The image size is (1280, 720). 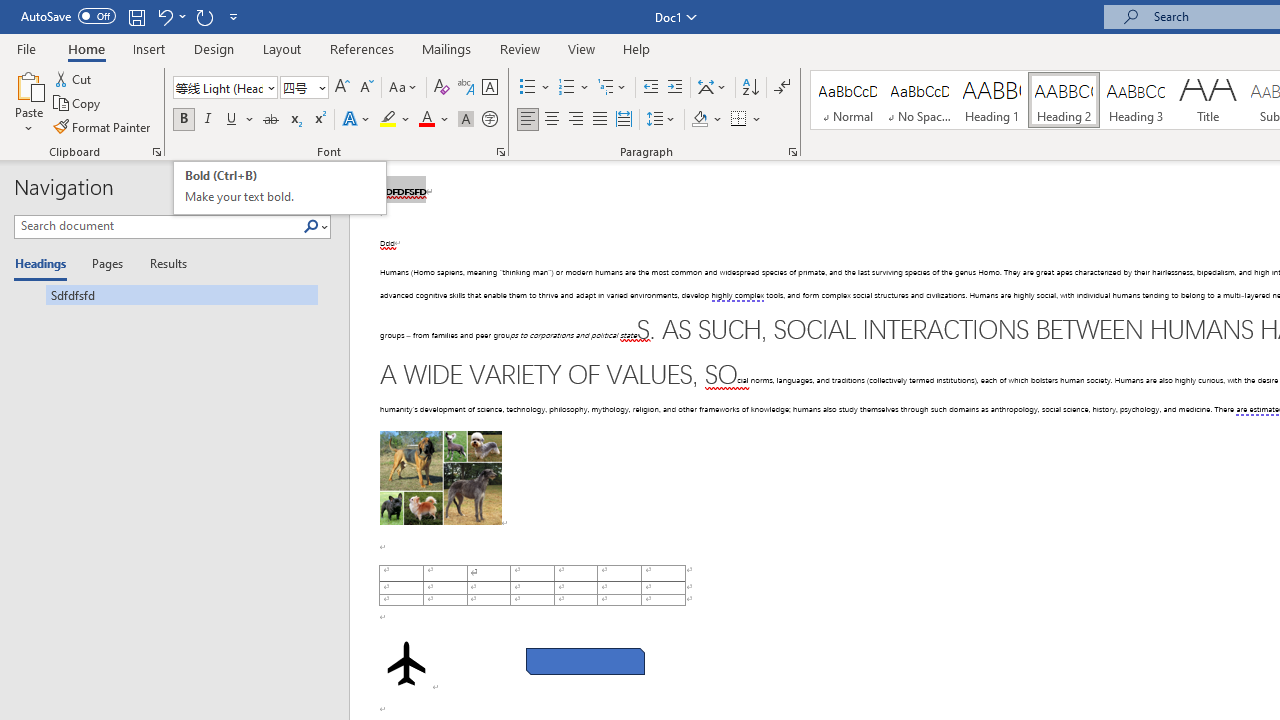 I want to click on 'Cut', so click(x=74, y=78).